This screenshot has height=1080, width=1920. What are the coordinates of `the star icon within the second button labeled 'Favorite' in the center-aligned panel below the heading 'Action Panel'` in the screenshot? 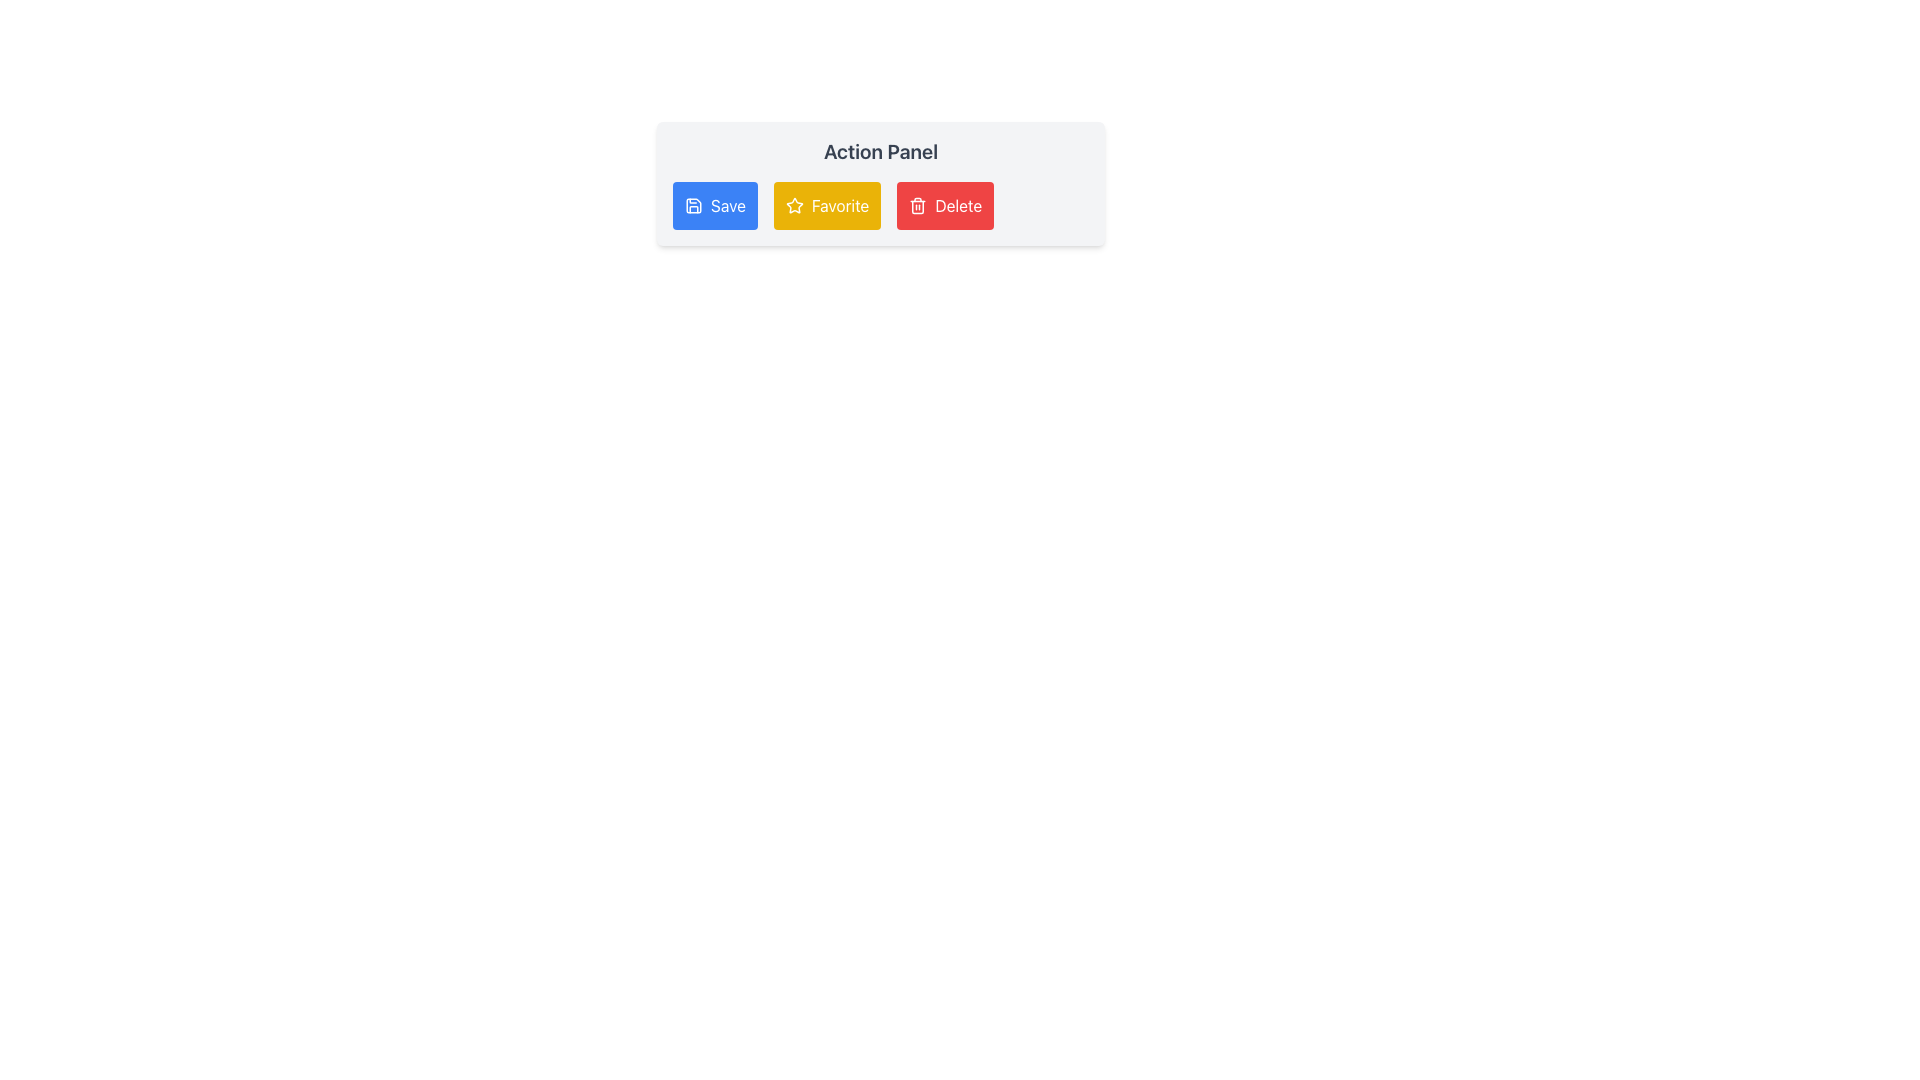 It's located at (793, 205).